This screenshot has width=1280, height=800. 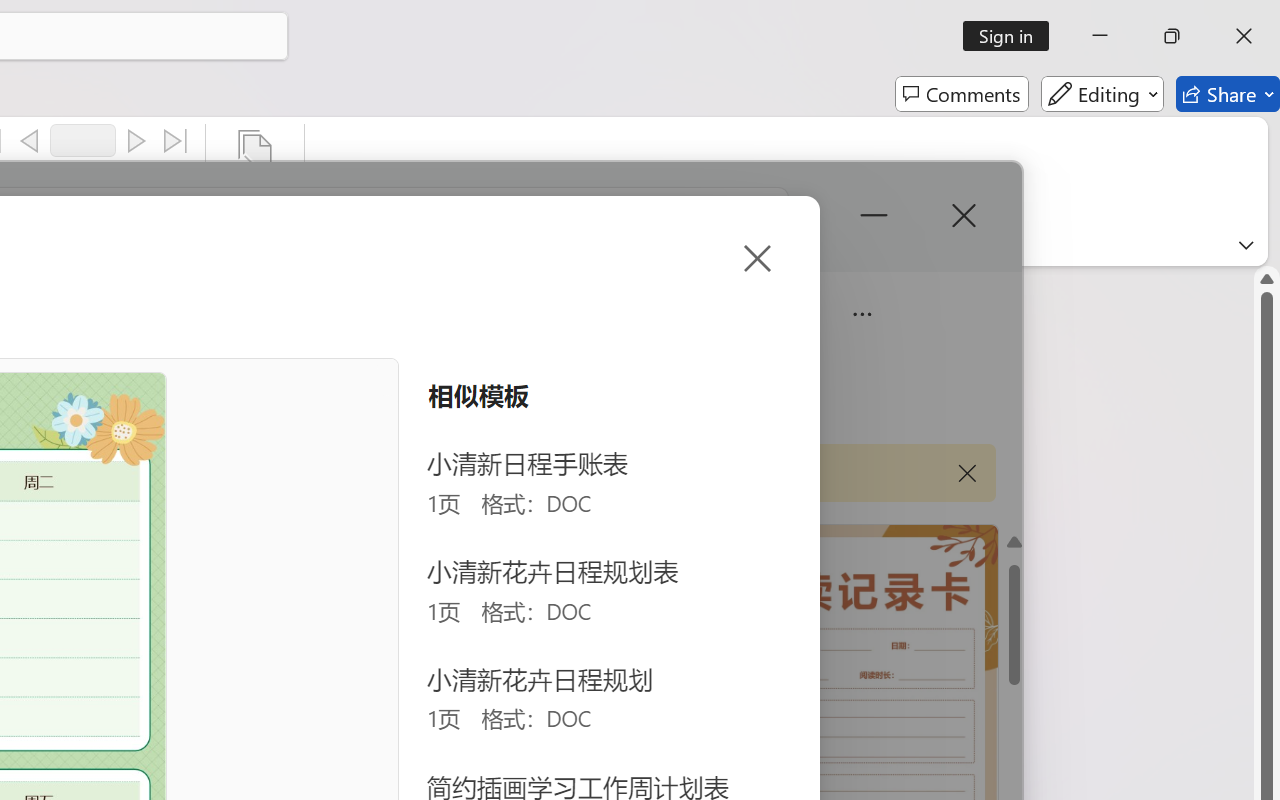 I want to click on 'Previous', so click(x=29, y=141).